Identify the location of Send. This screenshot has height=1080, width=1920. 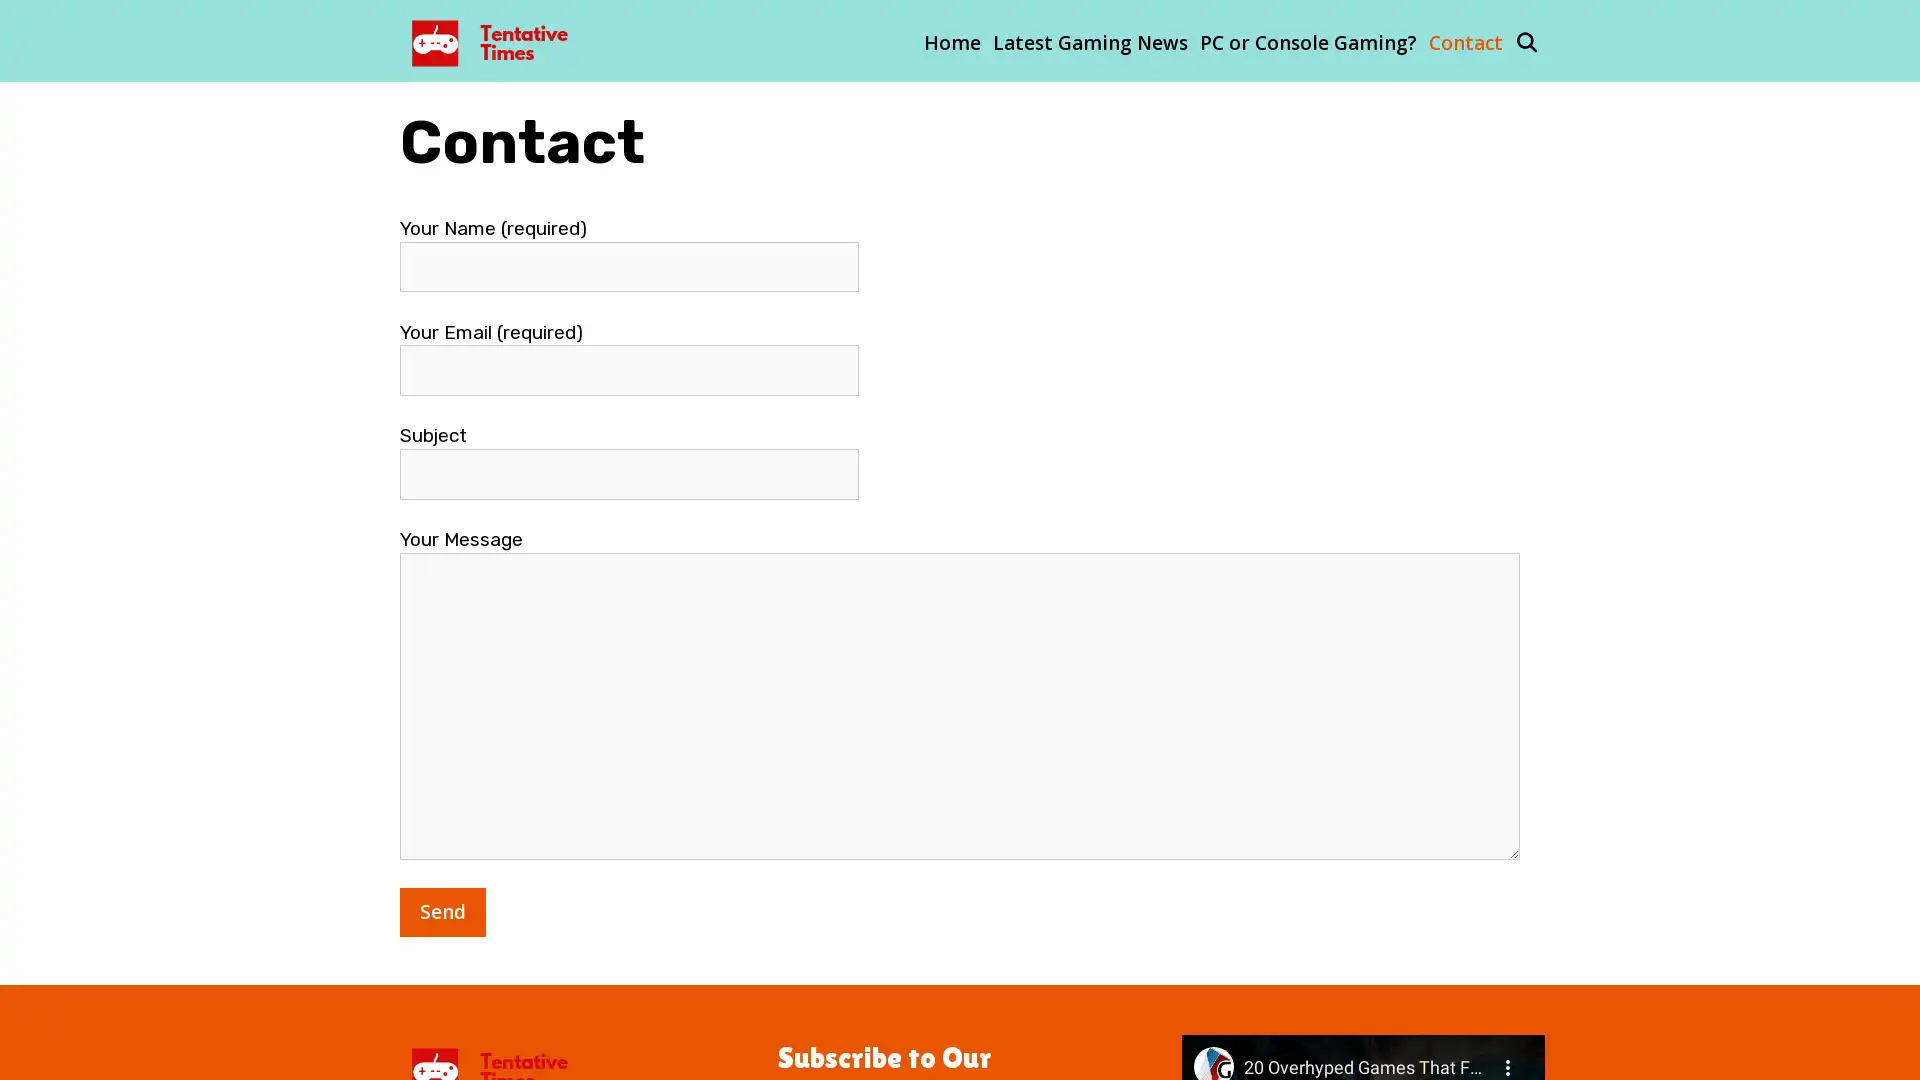
(441, 911).